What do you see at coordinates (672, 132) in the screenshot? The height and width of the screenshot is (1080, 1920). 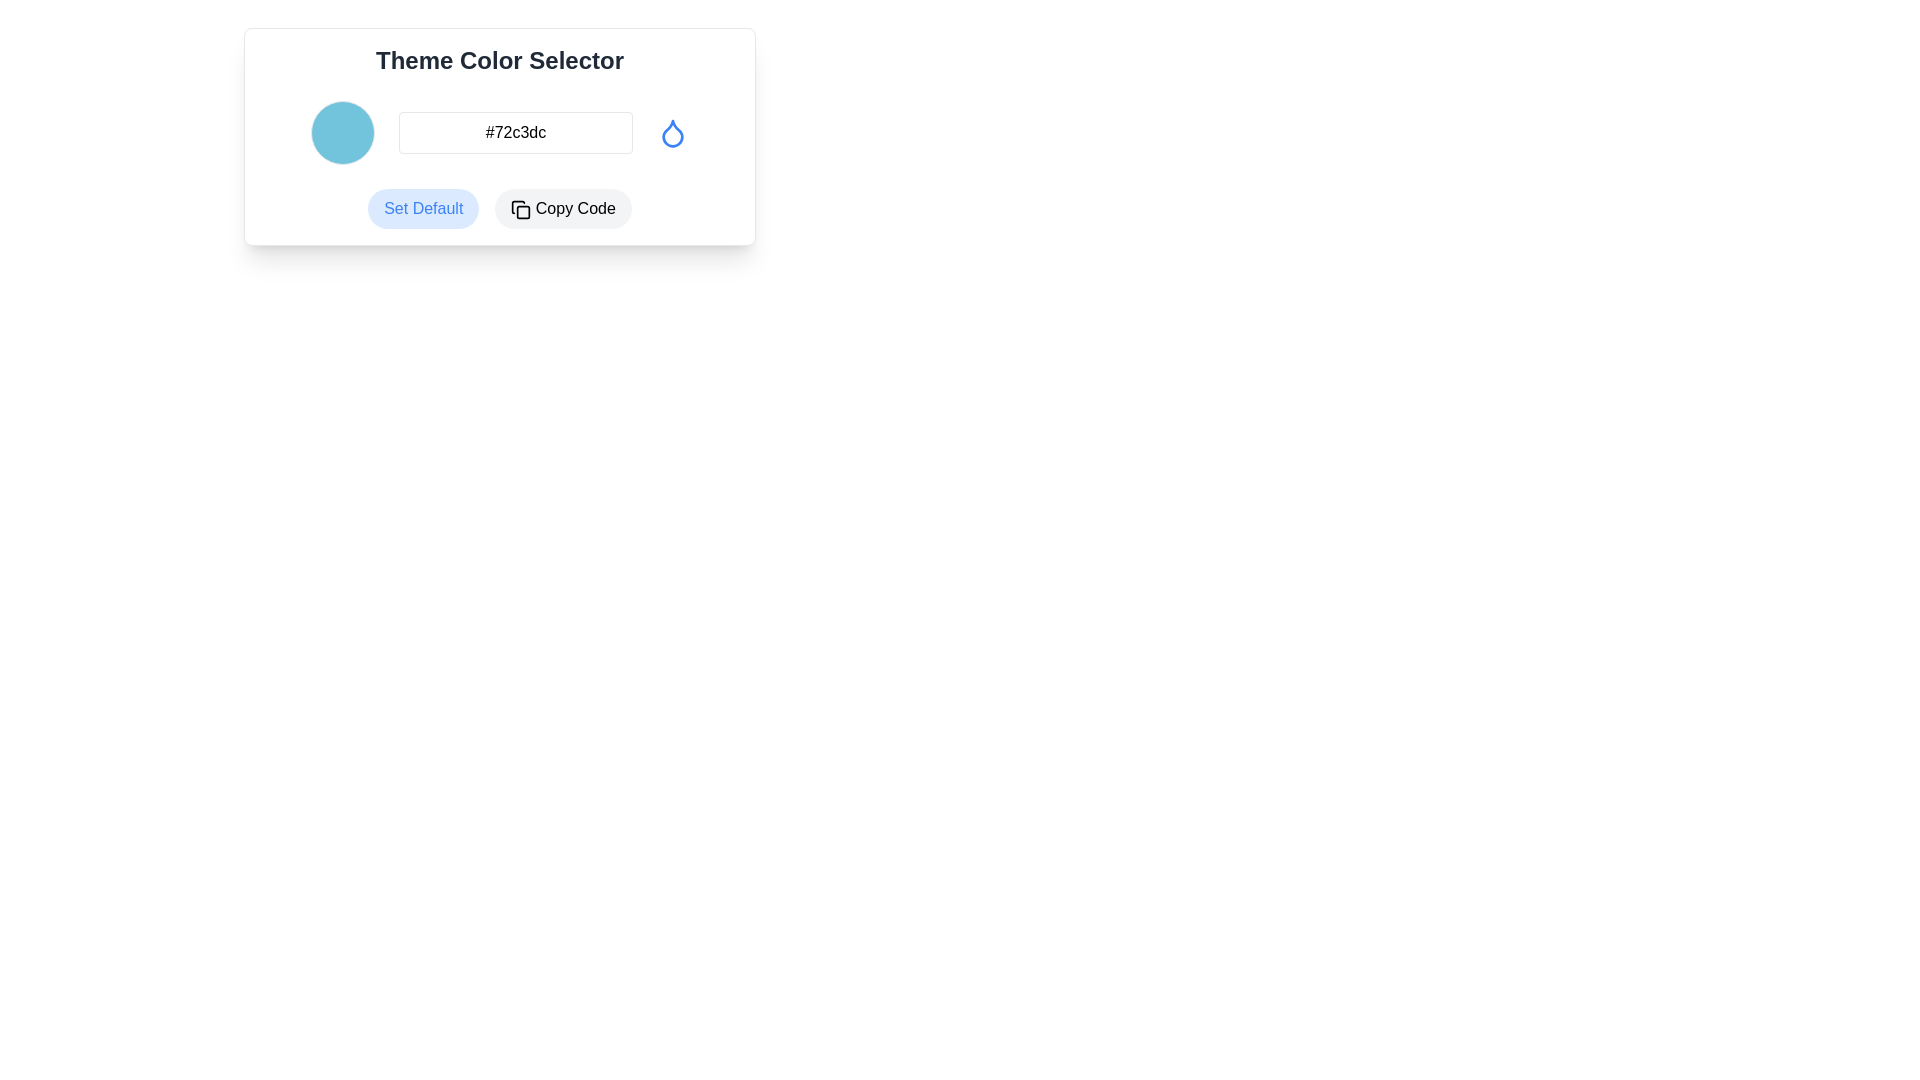 I see `the icon related to water or drop themes located on the right side of the color code input field` at bounding box center [672, 132].